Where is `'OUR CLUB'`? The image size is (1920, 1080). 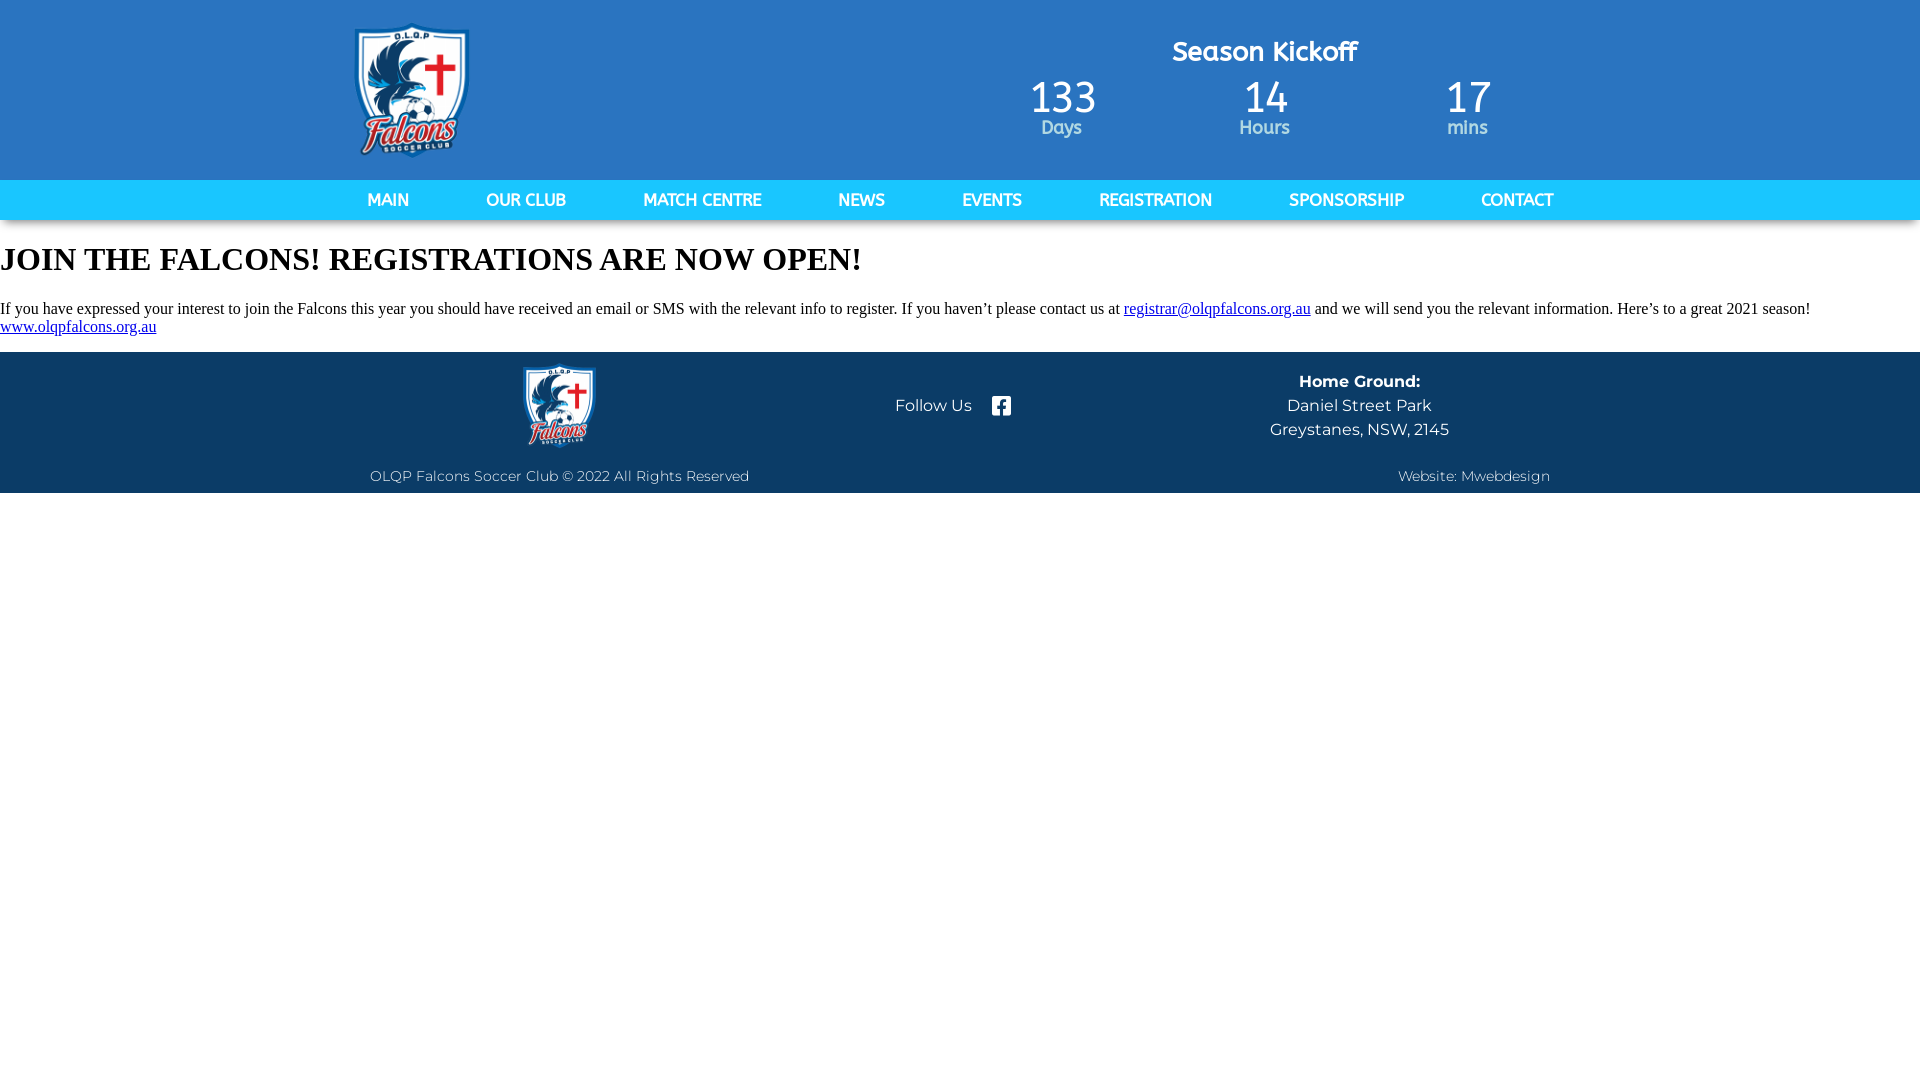
'OUR CLUB' is located at coordinates (526, 200).